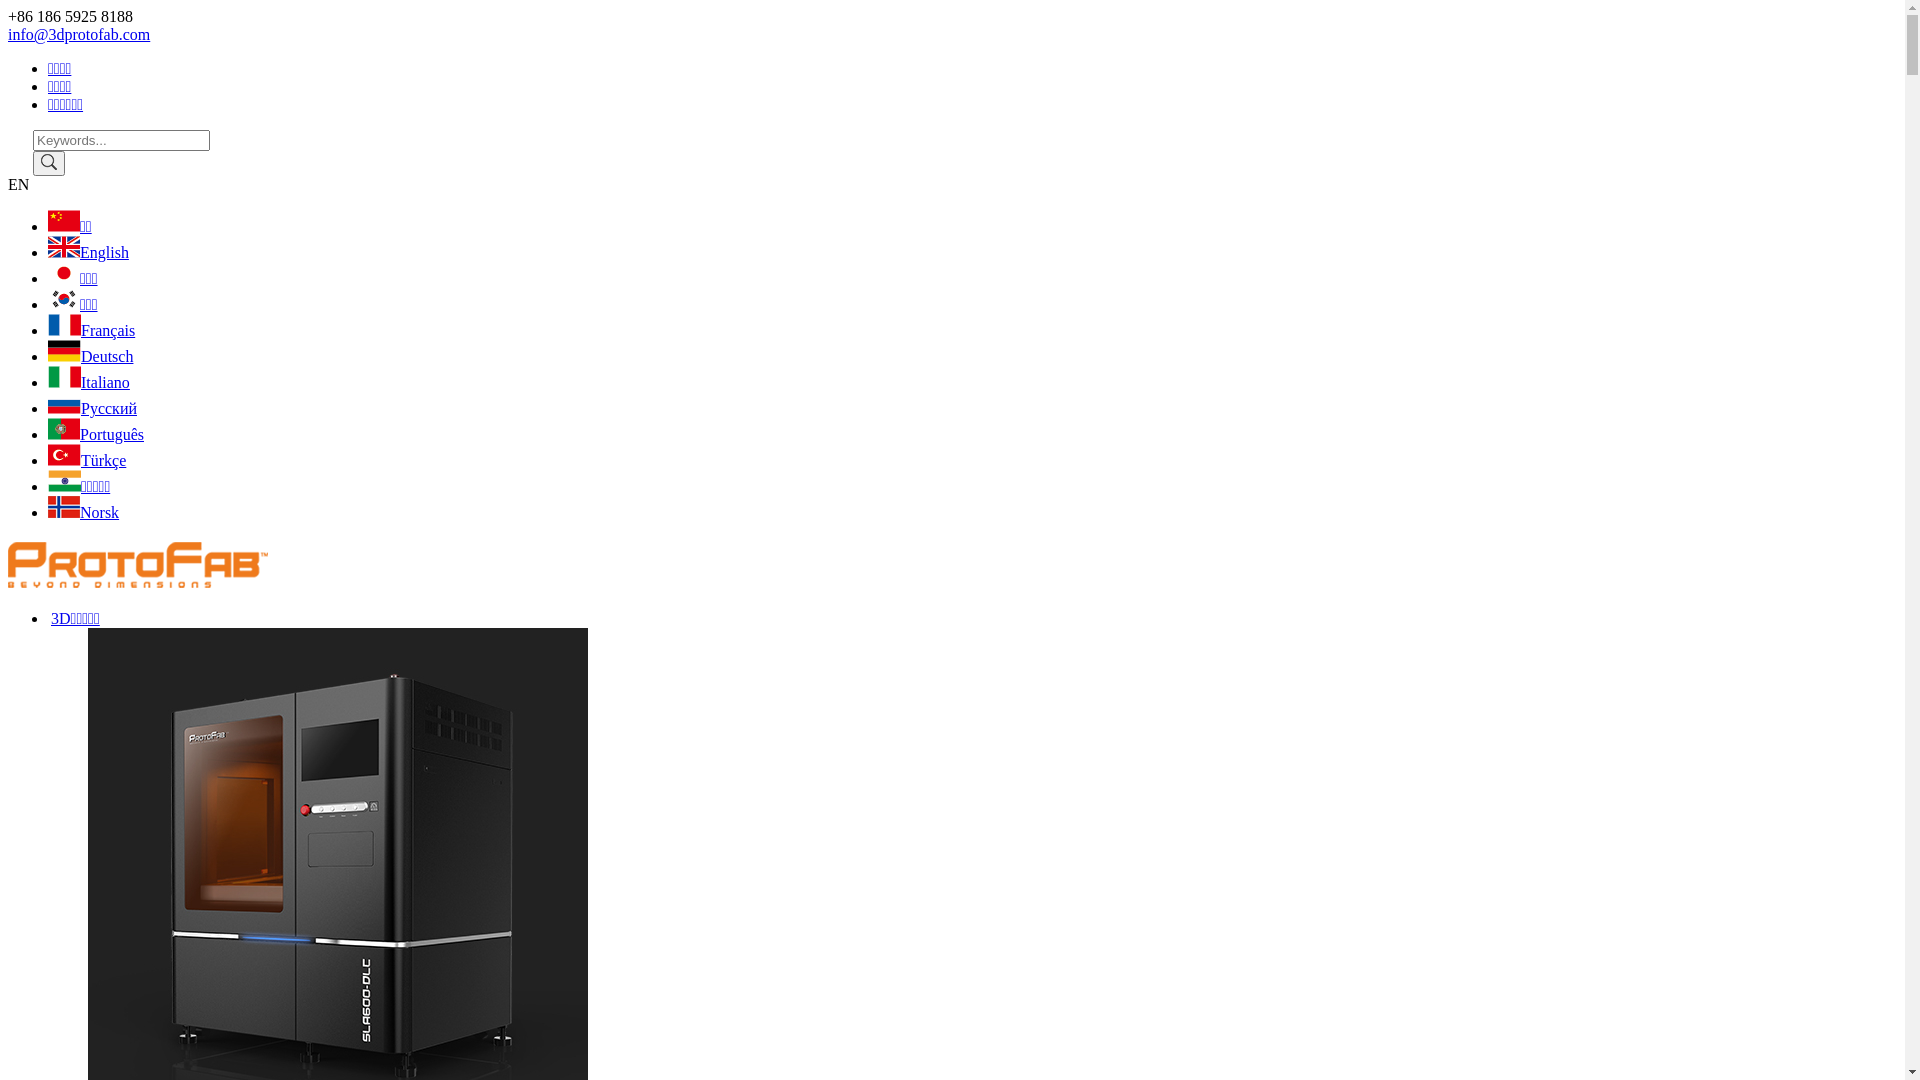 This screenshot has width=1920, height=1080. Describe the element at coordinates (82, 511) in the screenshot. I see `'Norsk'` at that location.